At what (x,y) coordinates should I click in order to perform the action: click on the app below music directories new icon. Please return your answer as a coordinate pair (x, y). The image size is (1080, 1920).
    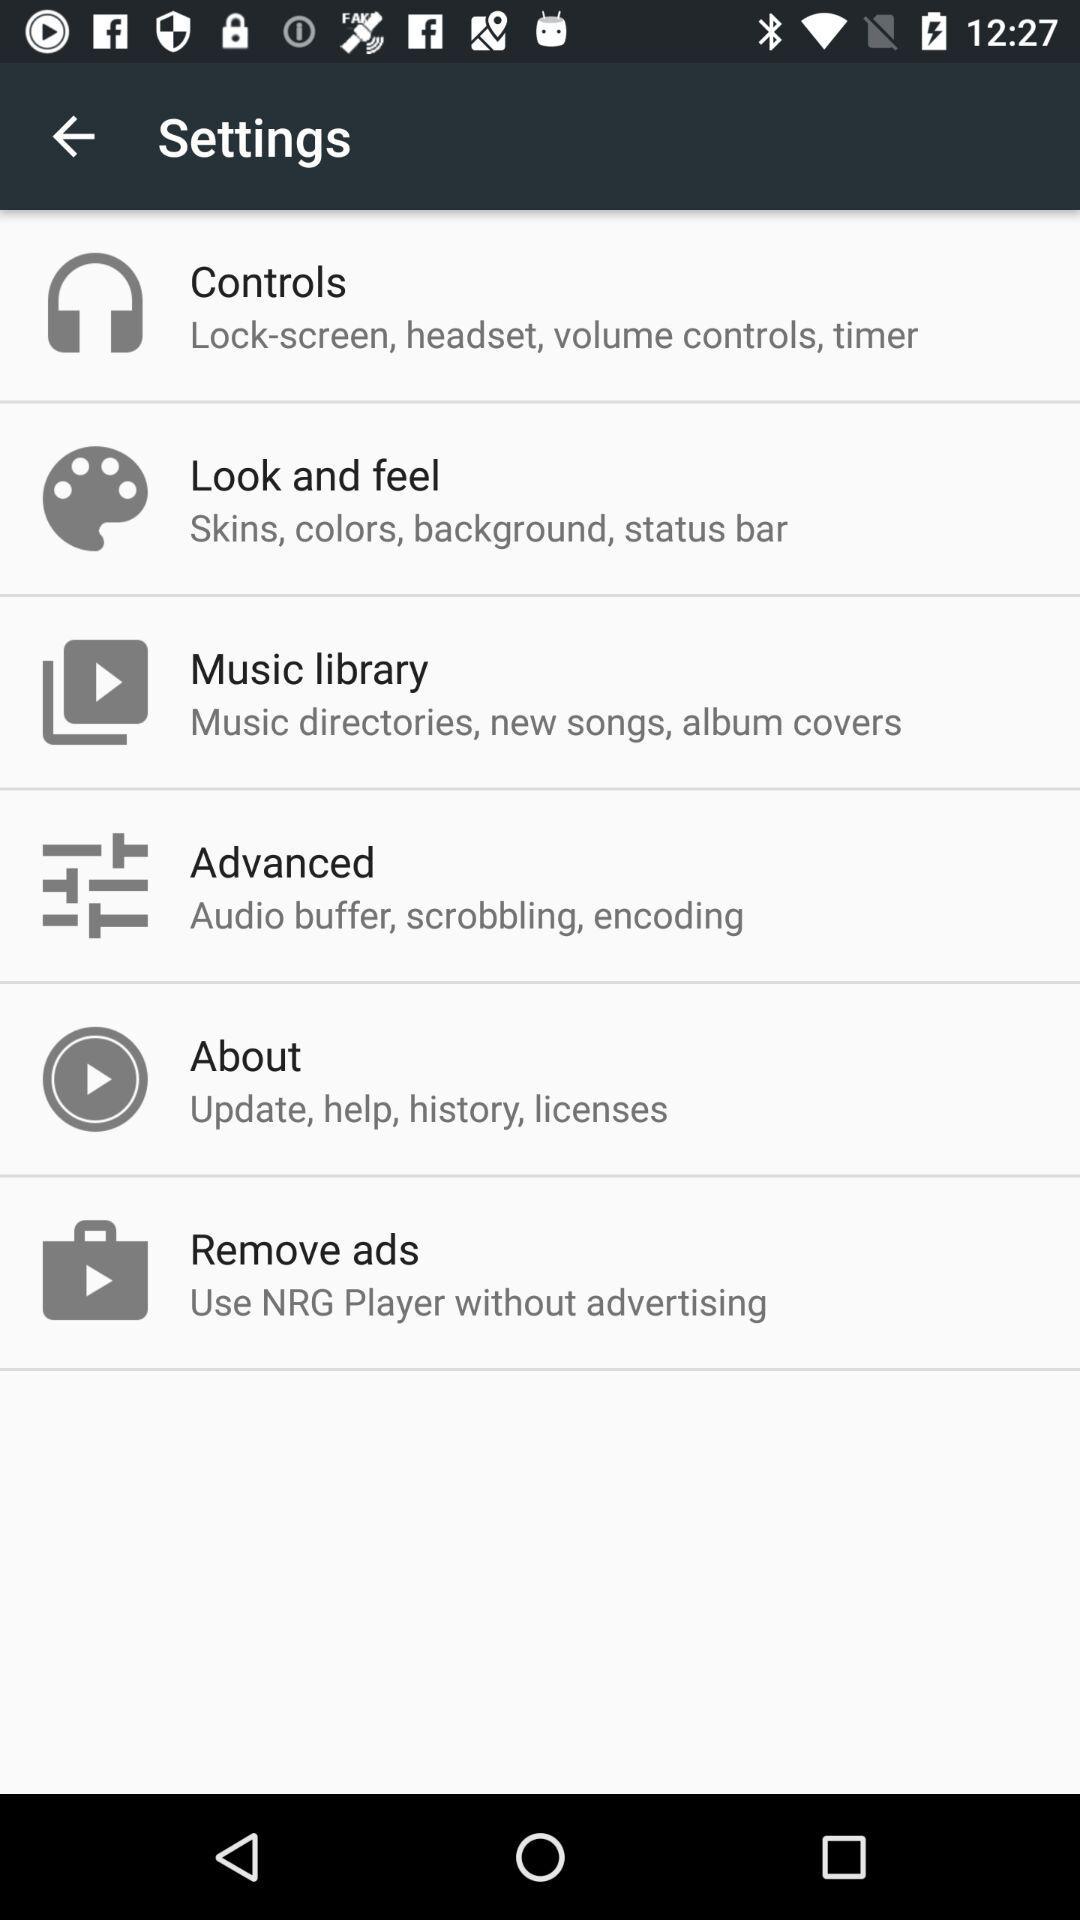
    Looking at the image, I should click on (282, 860).